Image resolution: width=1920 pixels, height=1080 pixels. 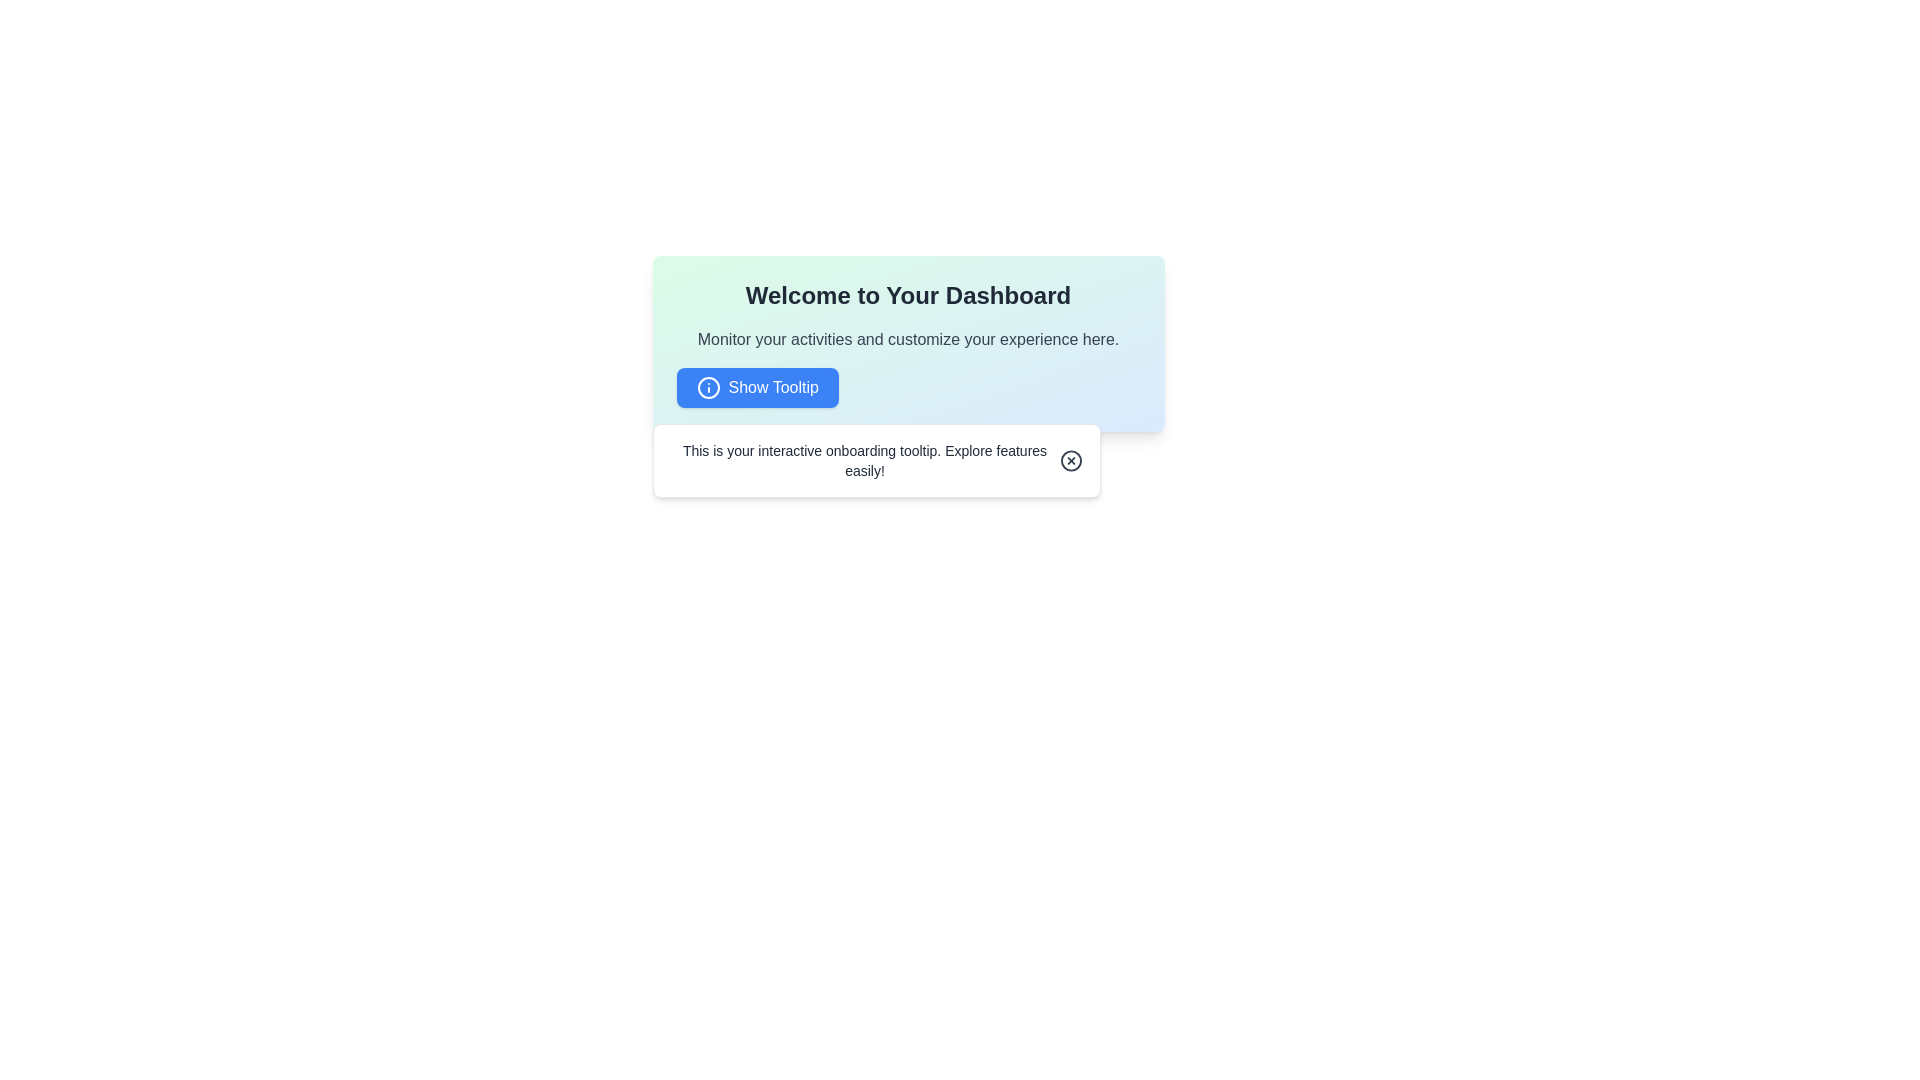 I want to click on the Text Block with Explanation that contains the heading 'Welcome to Your Dashboard' and the 'Show Tooltip' button, so click(x=907, y=342).